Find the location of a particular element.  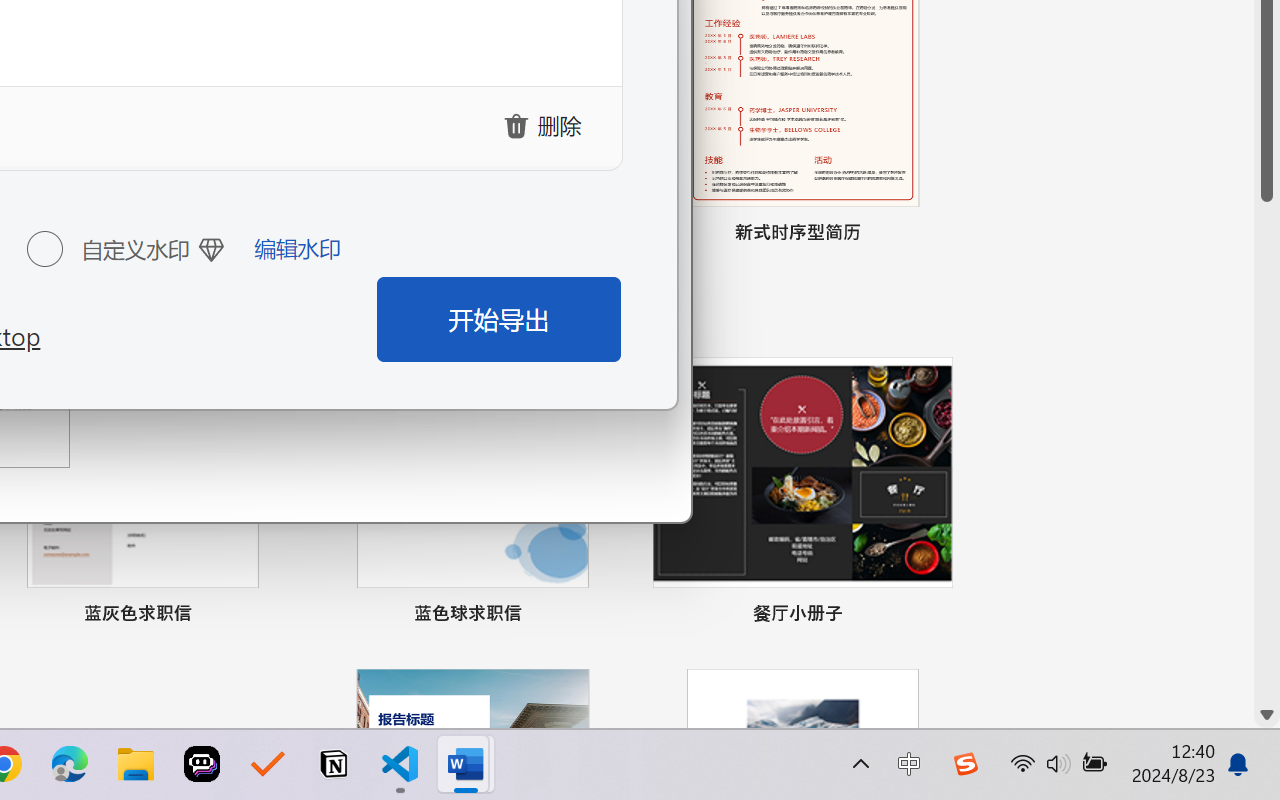

'Line down' is located at coordinates (1266, 714).